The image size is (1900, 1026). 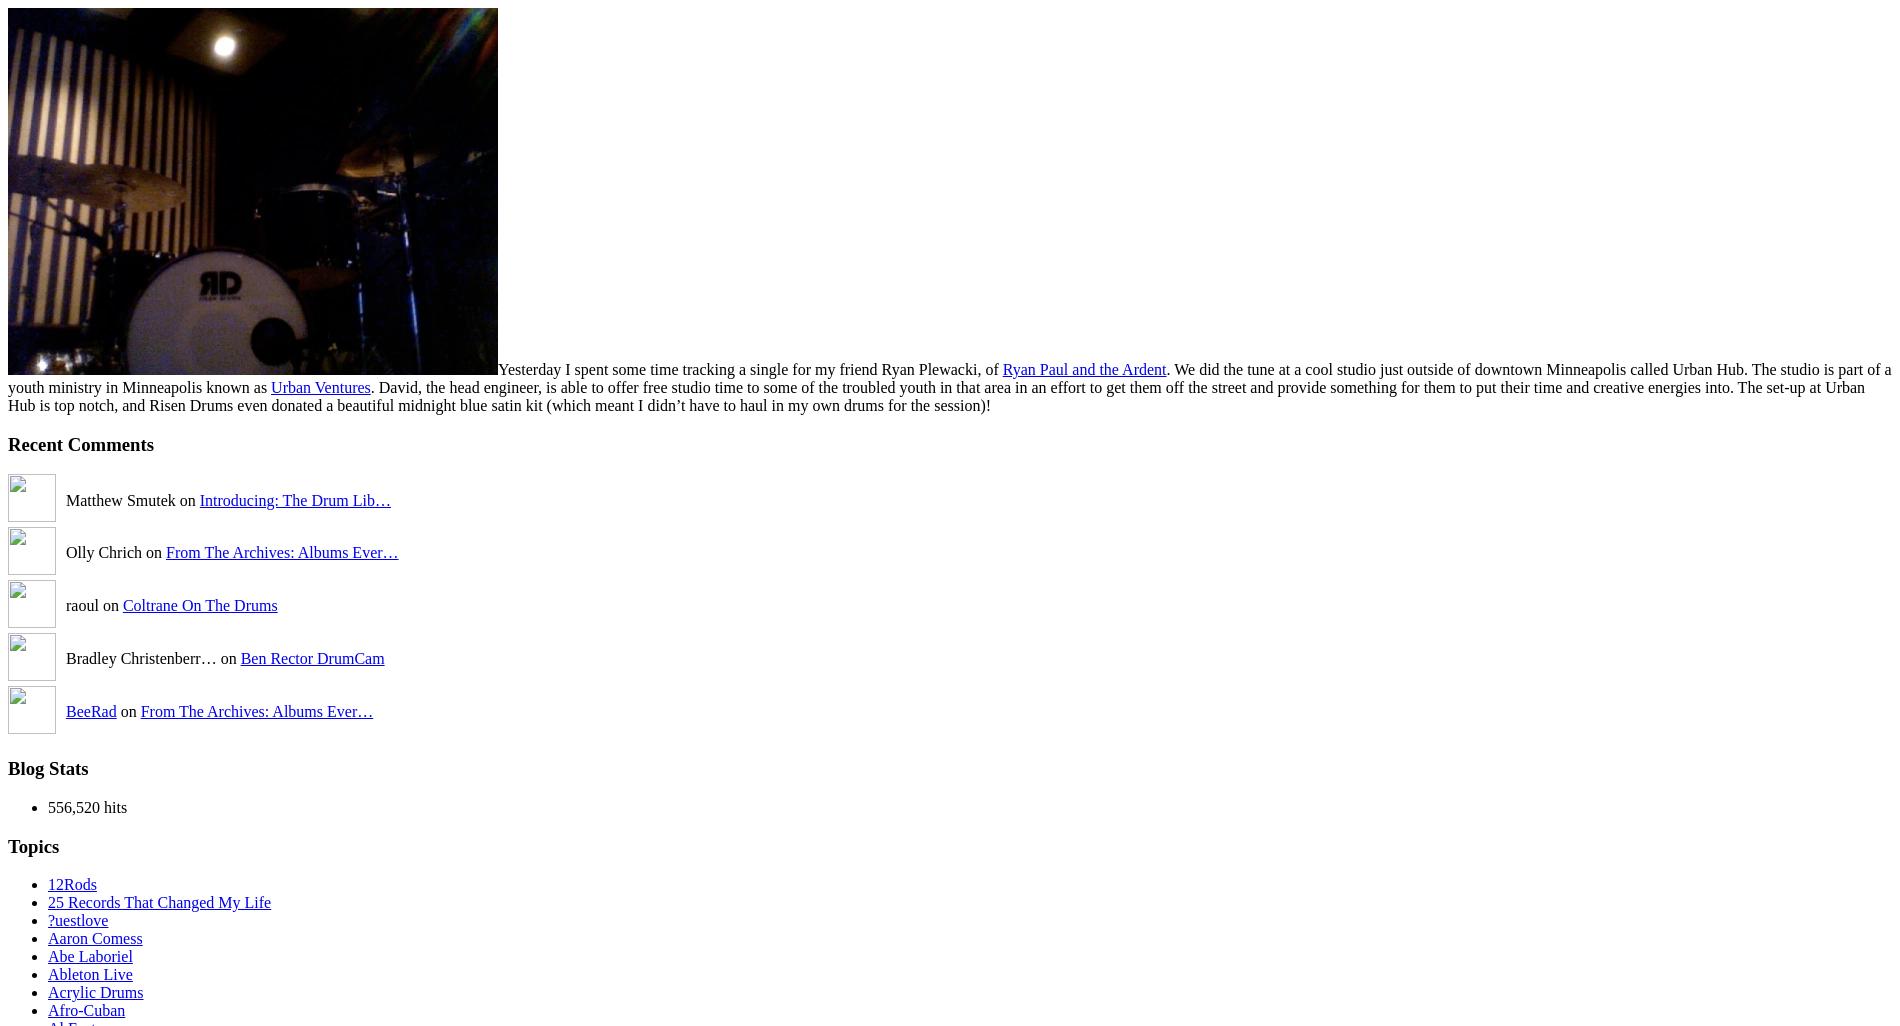 I want to click on 'Afro-Cuban', so click(x=86, y=1009).